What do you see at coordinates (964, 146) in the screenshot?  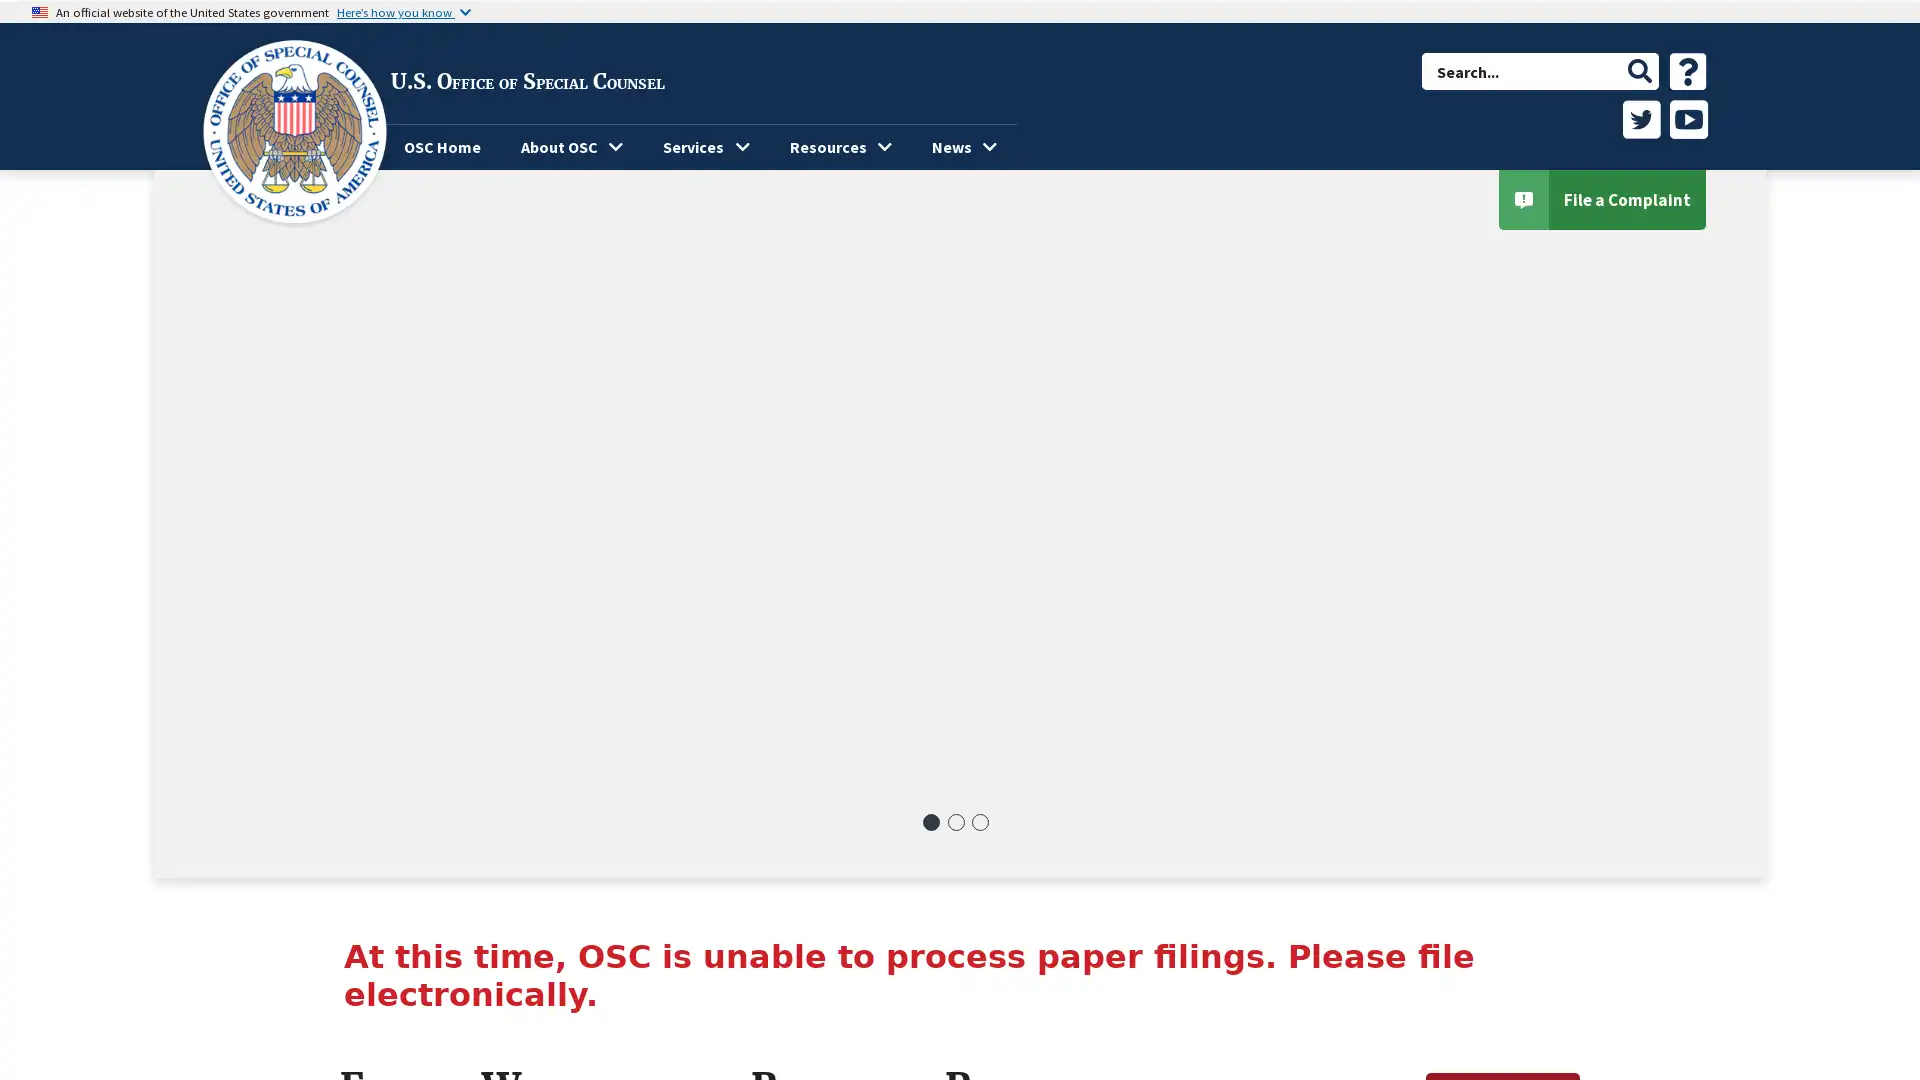 I see `News` at bounding box center [964, 146].